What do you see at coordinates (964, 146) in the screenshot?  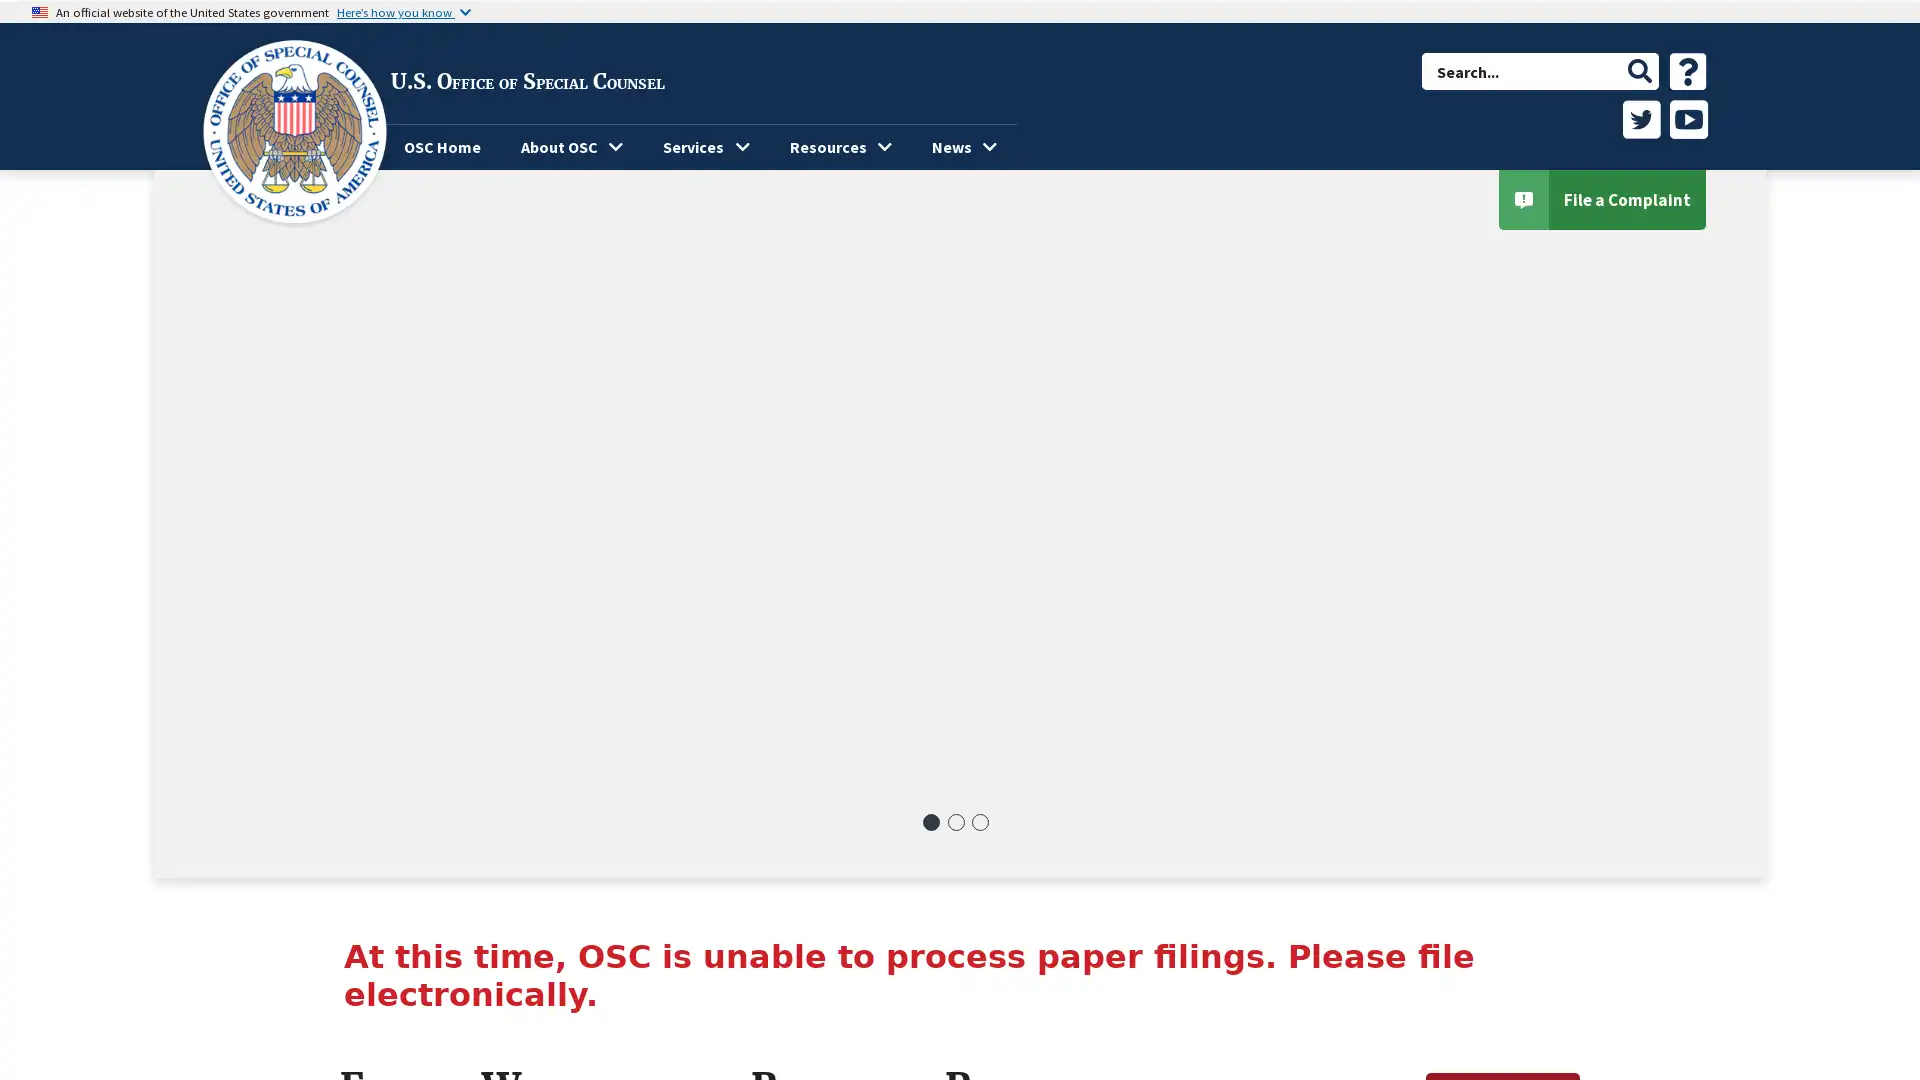 I see `News` at bounding box center [964, 146].